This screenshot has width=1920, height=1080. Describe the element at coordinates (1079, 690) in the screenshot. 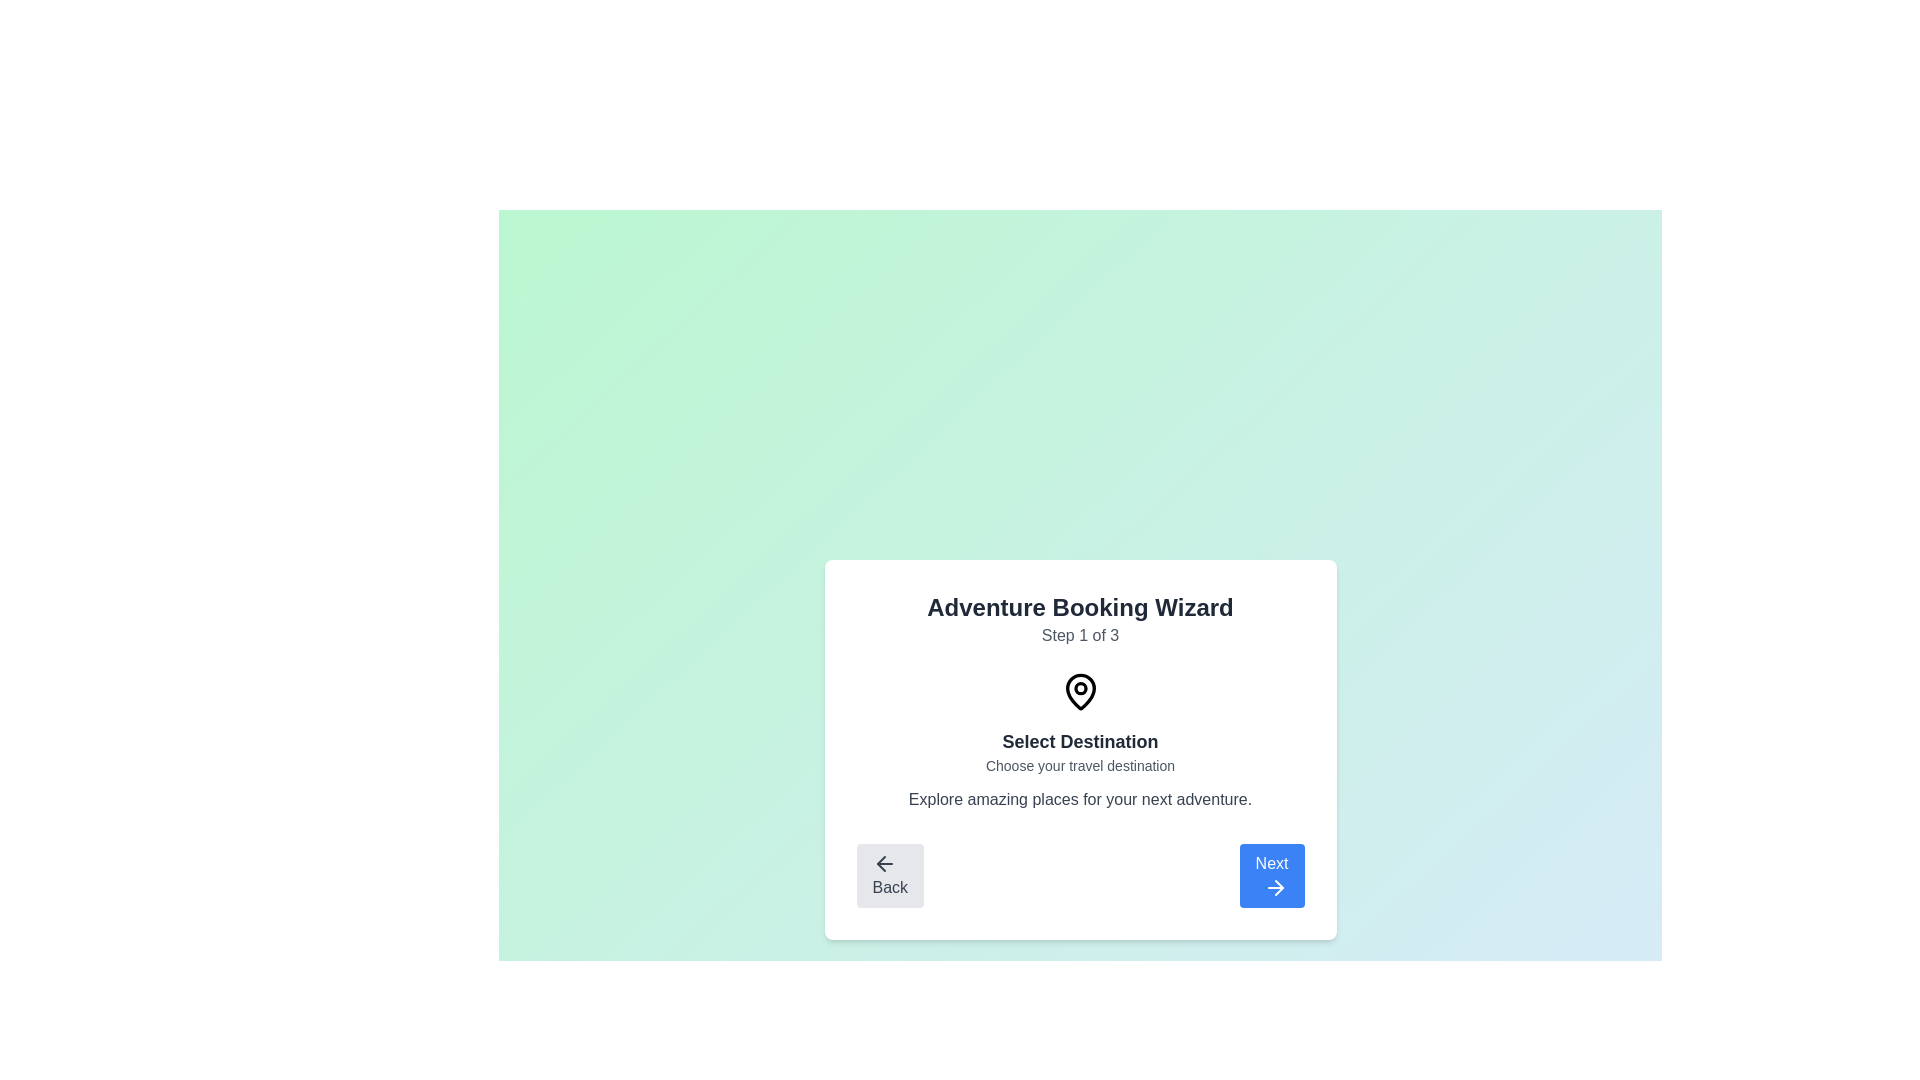

I see `the icon located at the top-center of the modal, directly above the text 'Select Destination'` at that location.